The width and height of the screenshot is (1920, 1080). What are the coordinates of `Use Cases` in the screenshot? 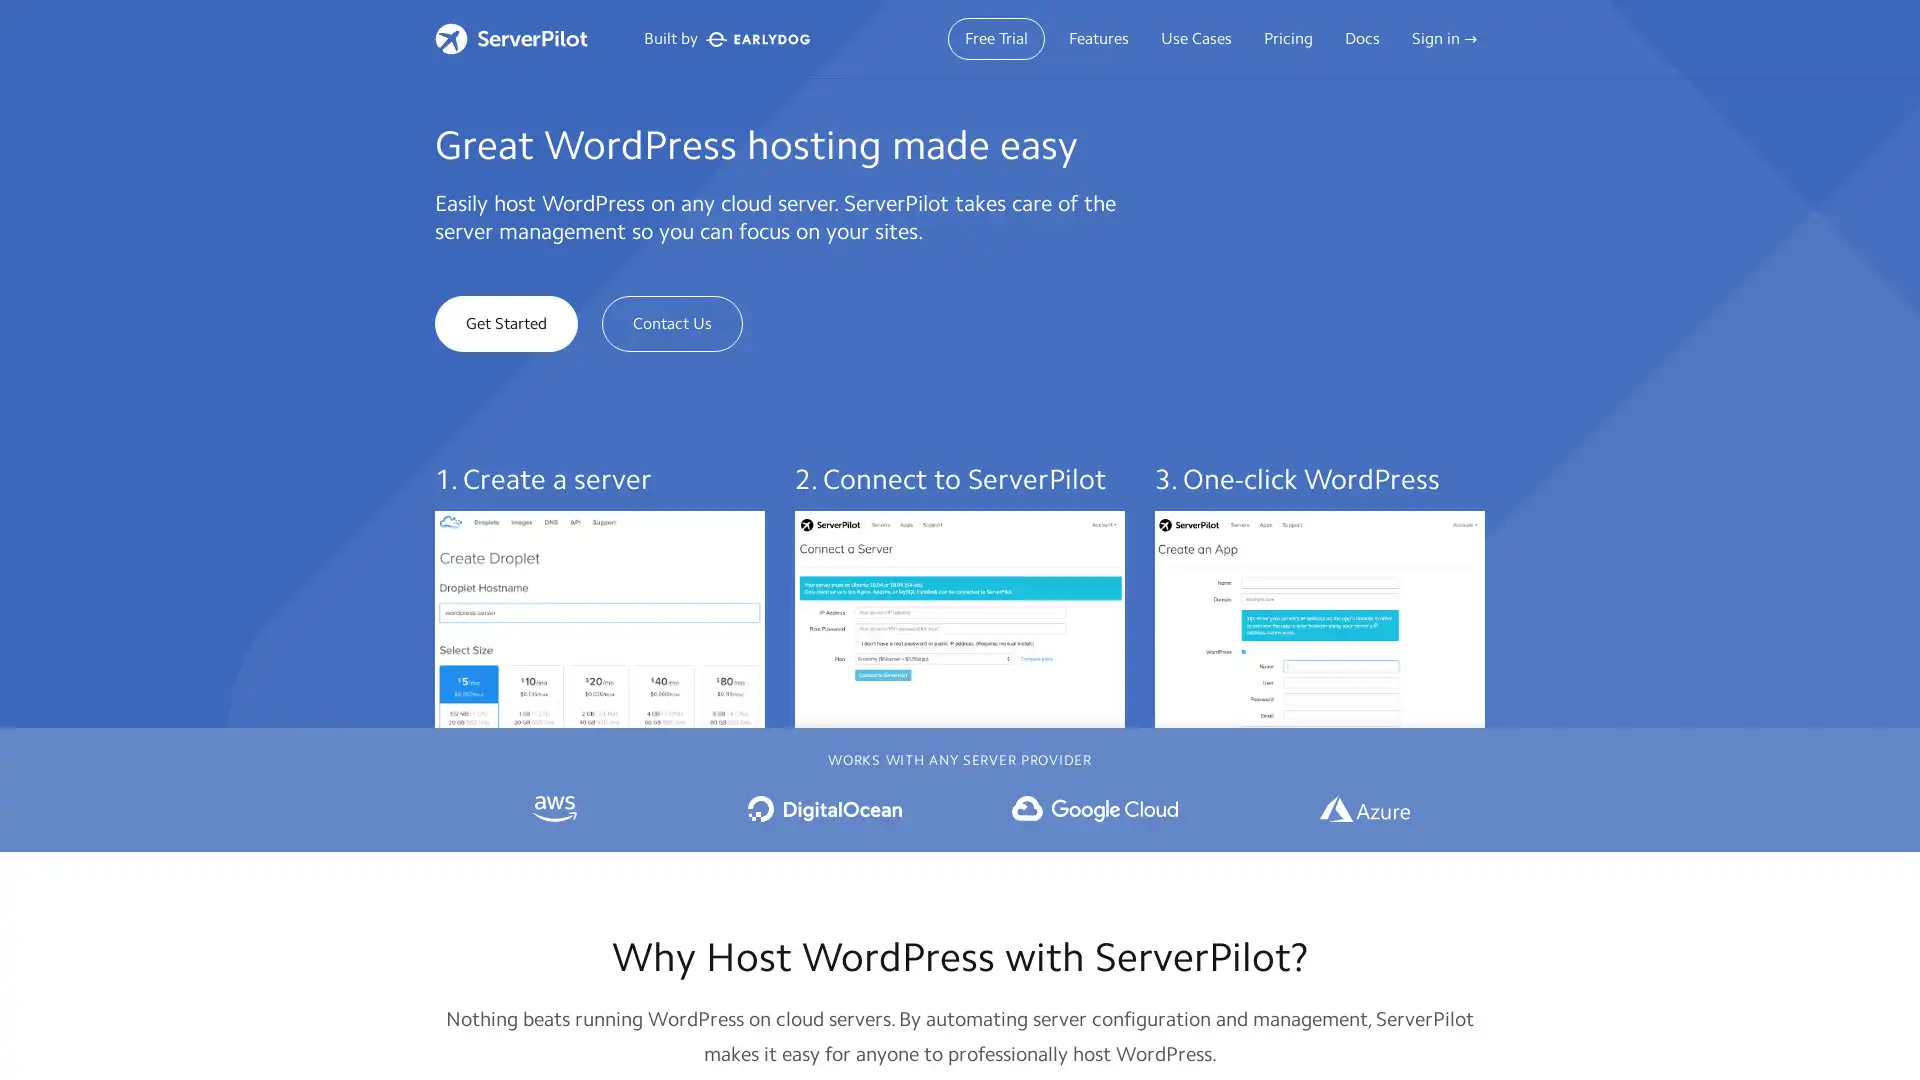 It's located at (1196, 38).